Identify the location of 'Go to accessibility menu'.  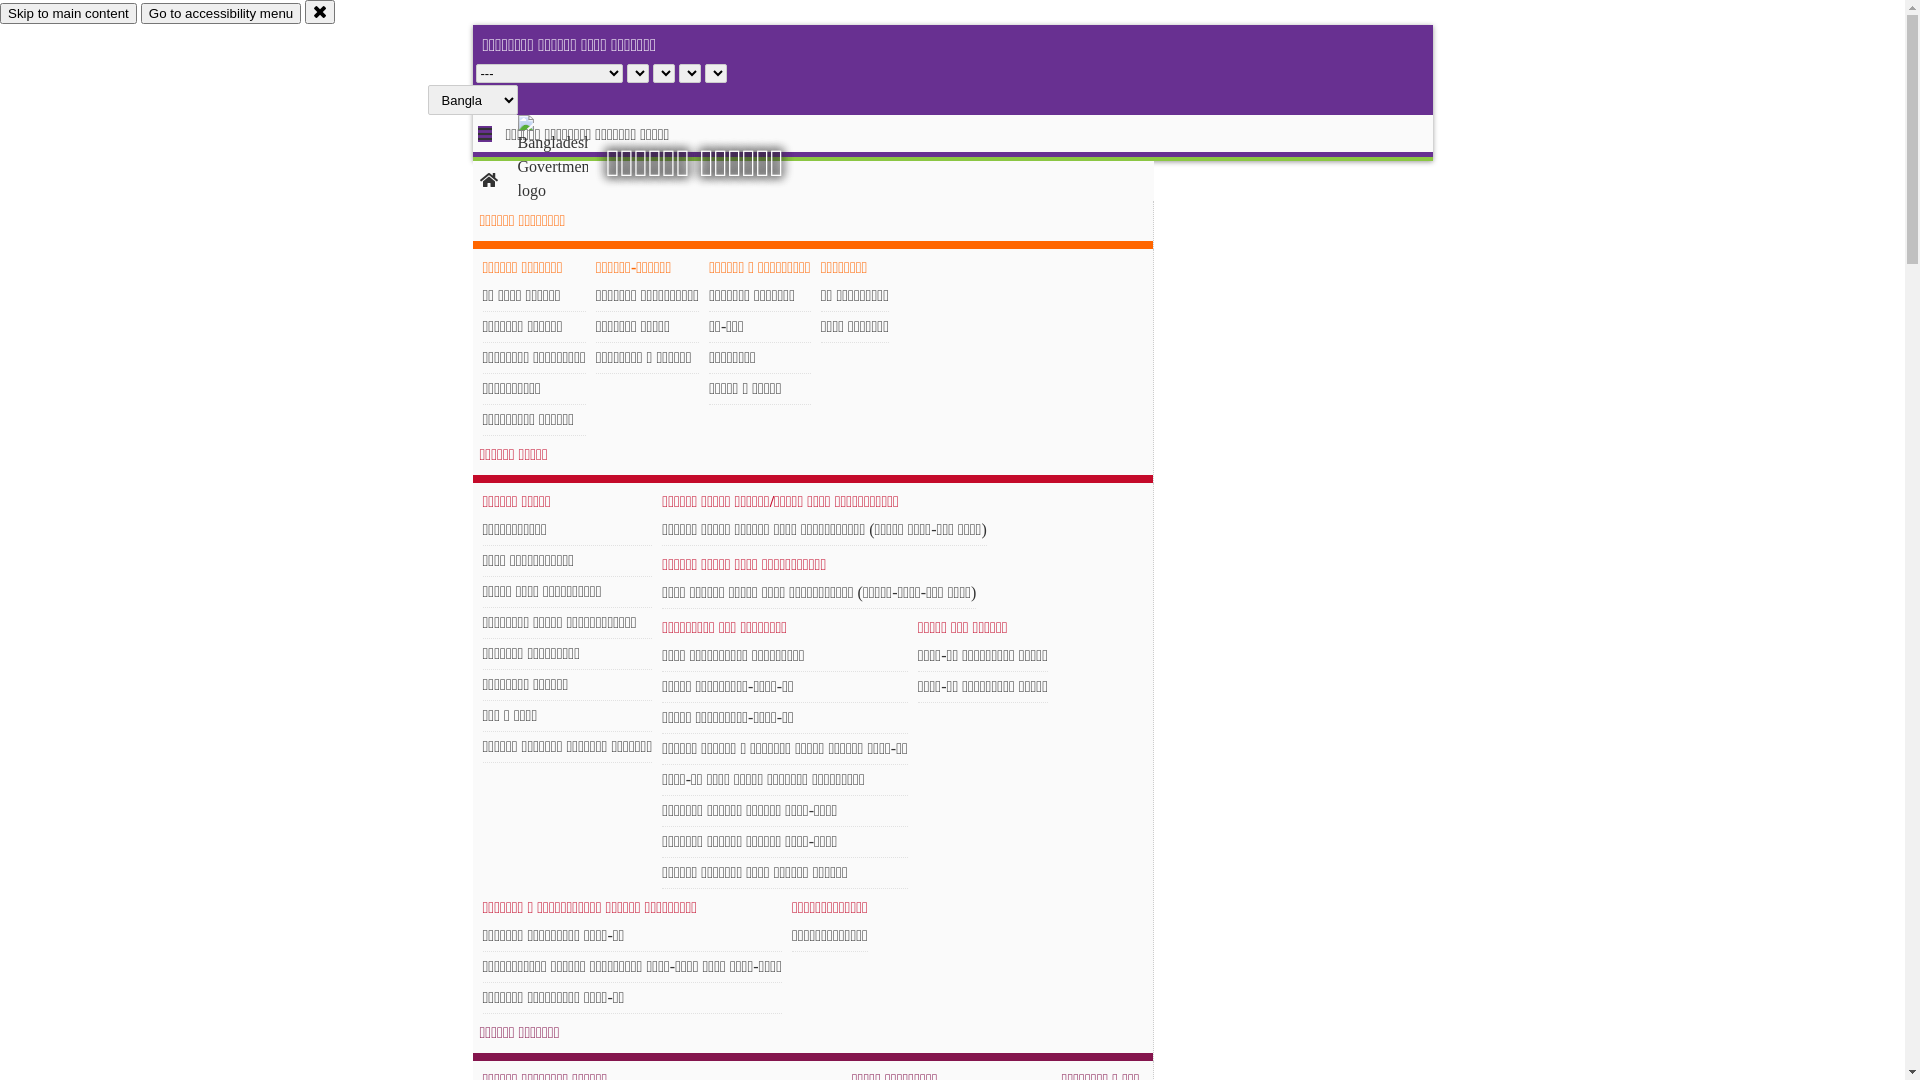
(220, 13).